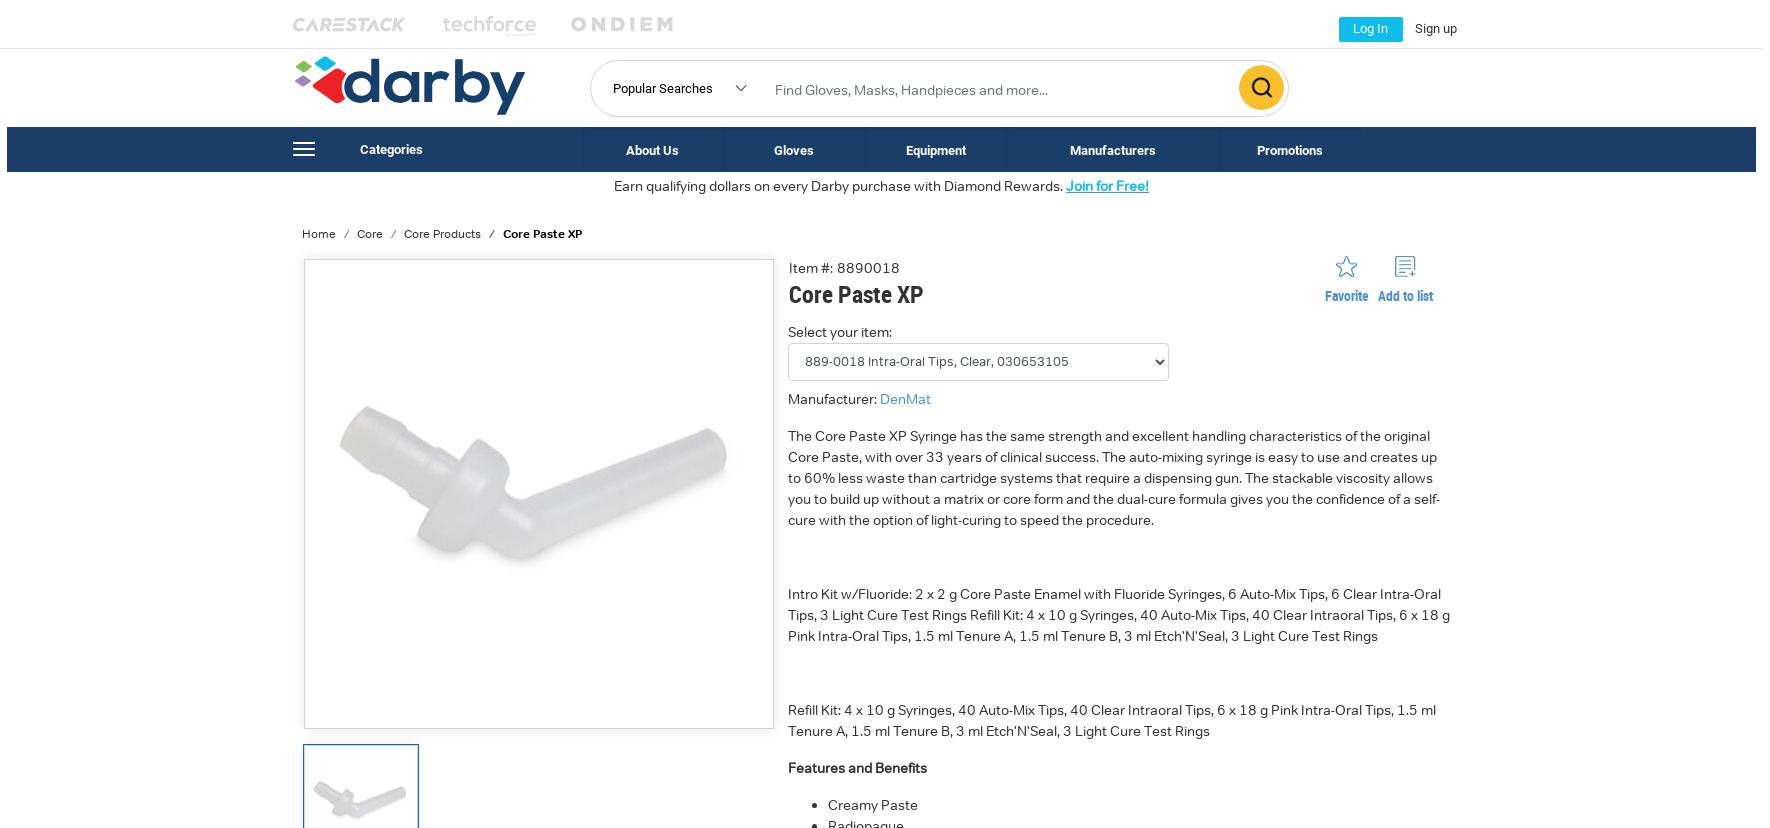 This screenshot has width=1770, height=828. Describe the element at coordinates (792, 150) in the screenshot. I see `'Gloves'` at that location.